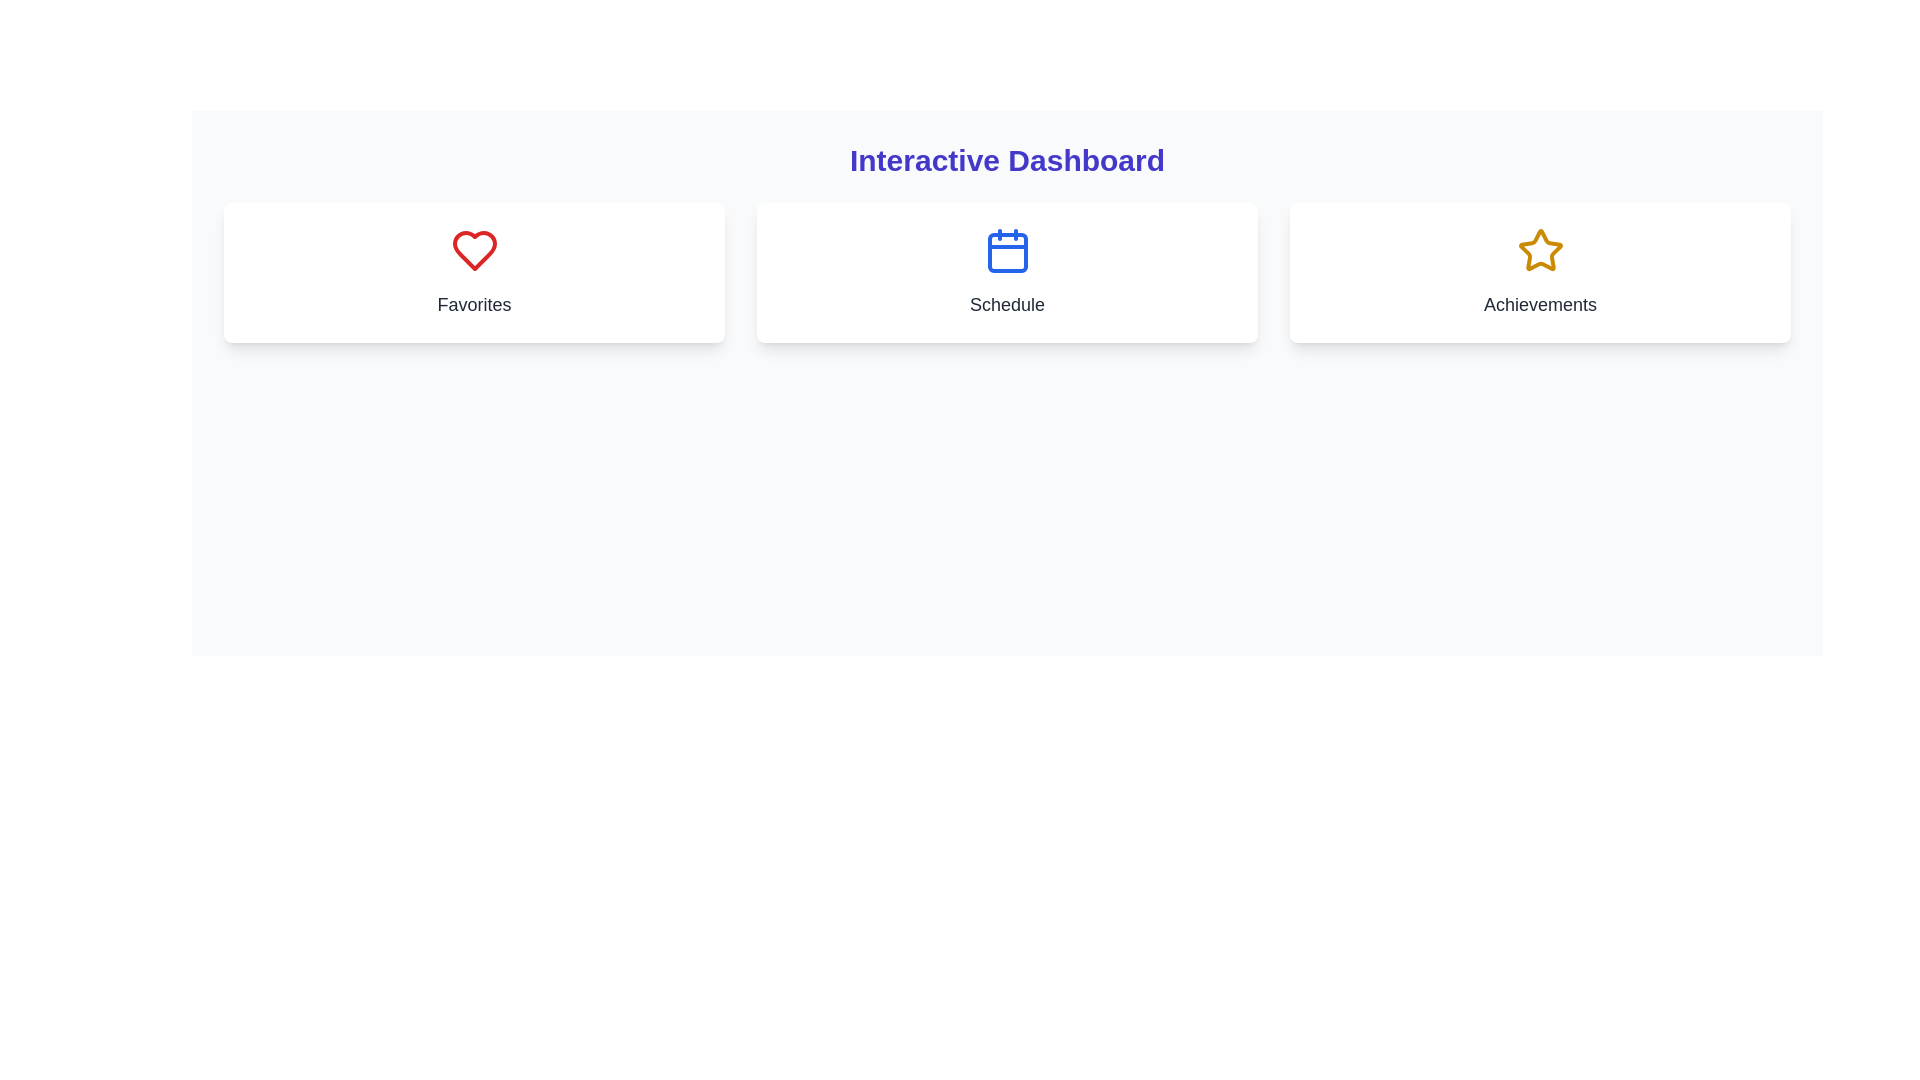 The image size is (1920, 1080). I want to click on the 'Favorites' card element, which features a large red heart icon above the label with the text 'Favorites' in gray, indicating a favorite or like concept, located on the left side of a group of three similar elements, so click(473, 273).